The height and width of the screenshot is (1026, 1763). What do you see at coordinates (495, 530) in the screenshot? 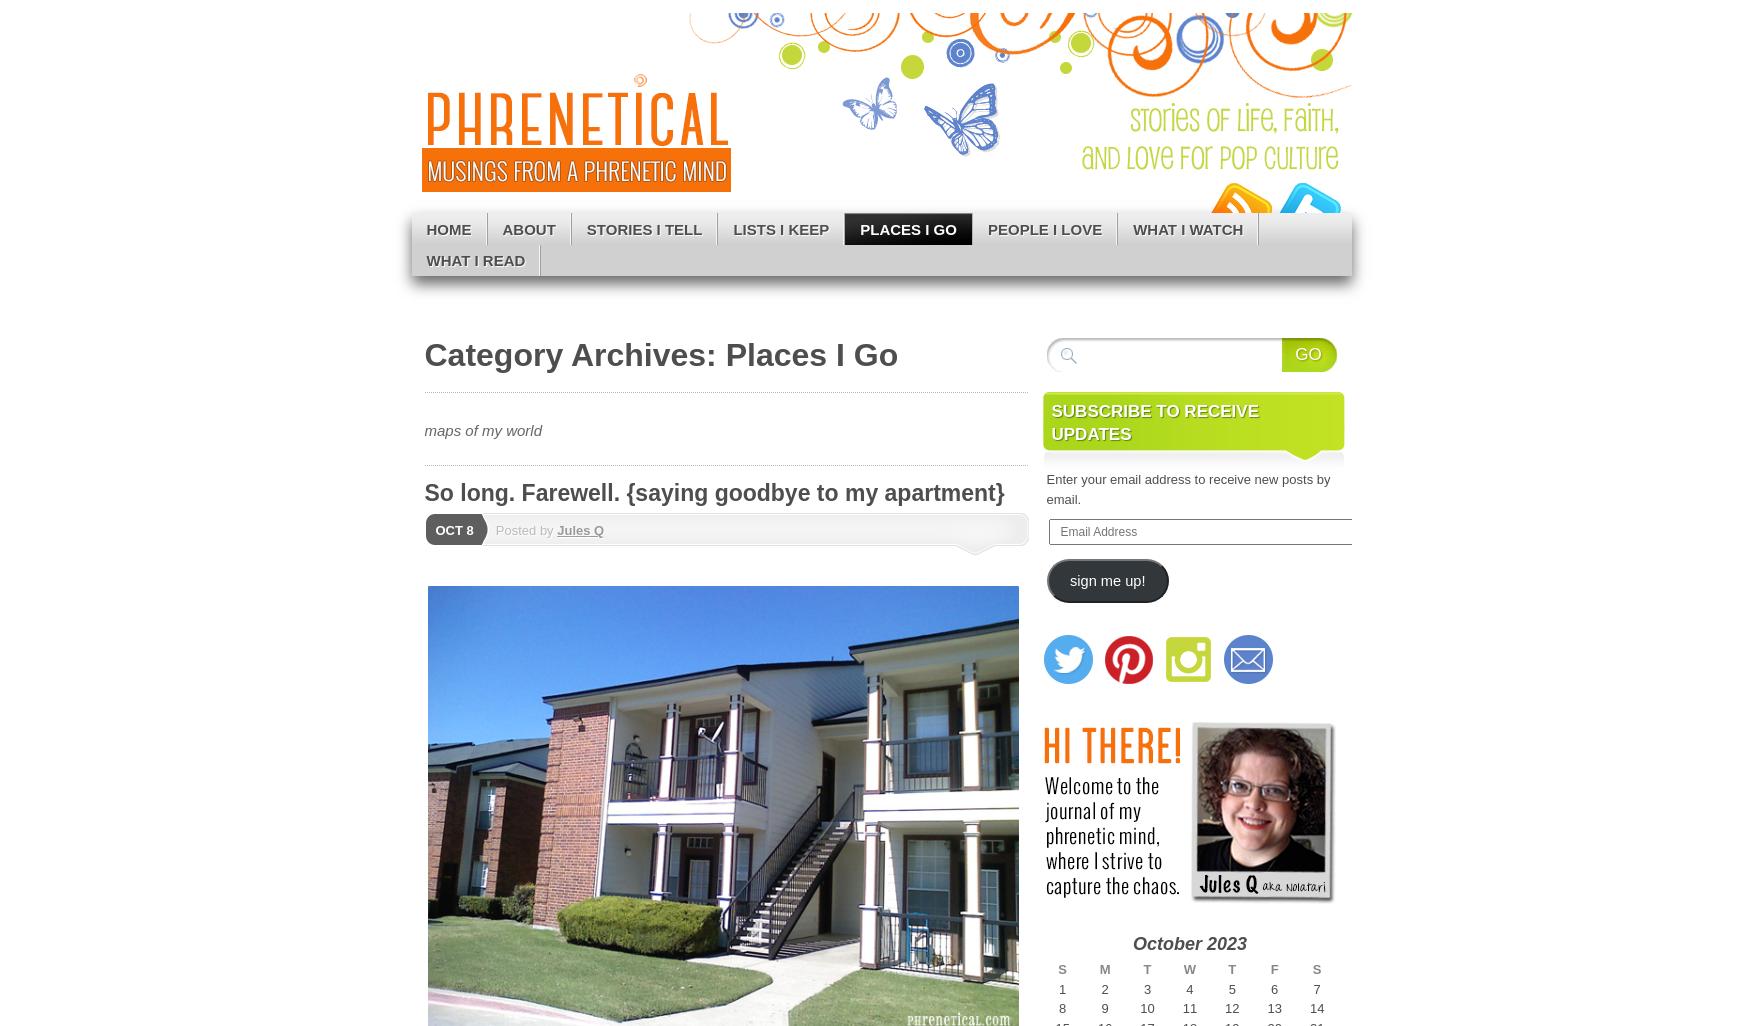
I see `'Posted by'` at bounding box center [495, 530].